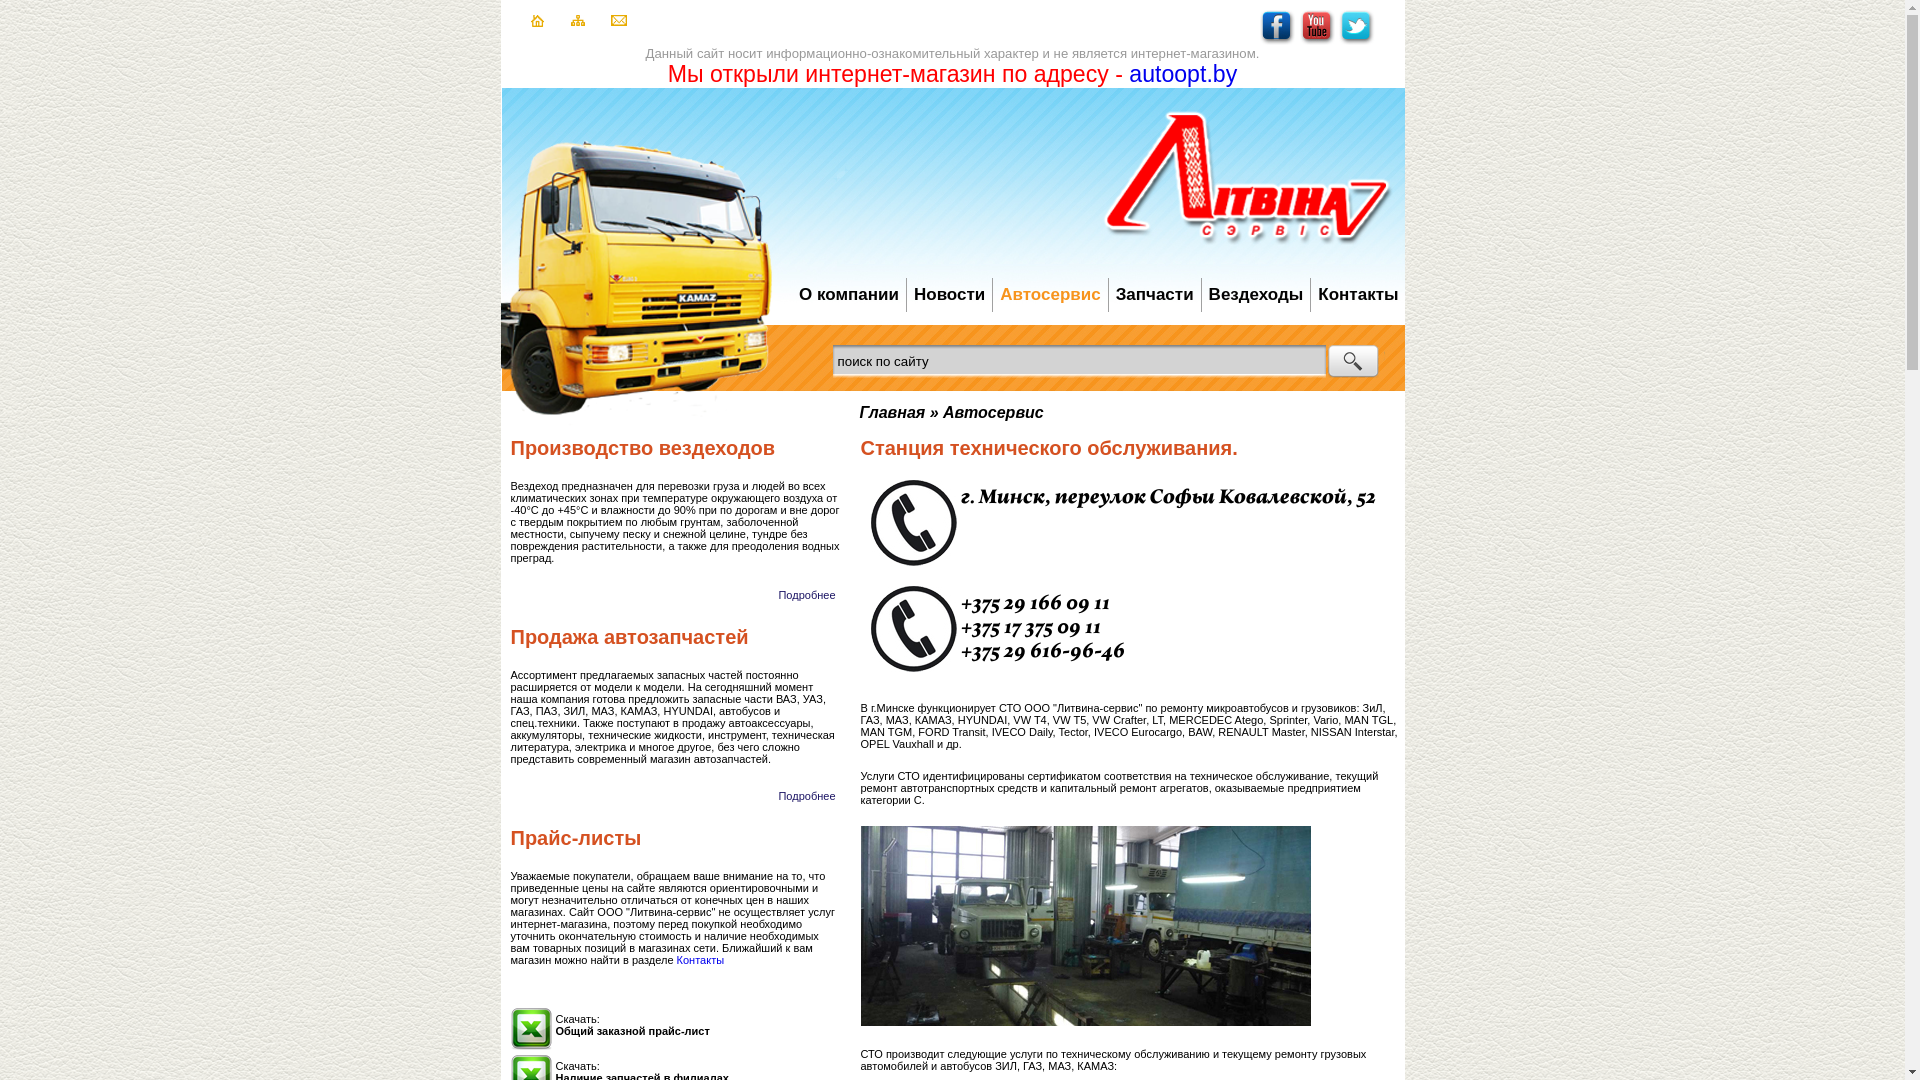 The height and width of the screenshot is (1080, 1920). Describe the element at coordinates (536, 23) in the screenshot. I see `'home'` at that location.